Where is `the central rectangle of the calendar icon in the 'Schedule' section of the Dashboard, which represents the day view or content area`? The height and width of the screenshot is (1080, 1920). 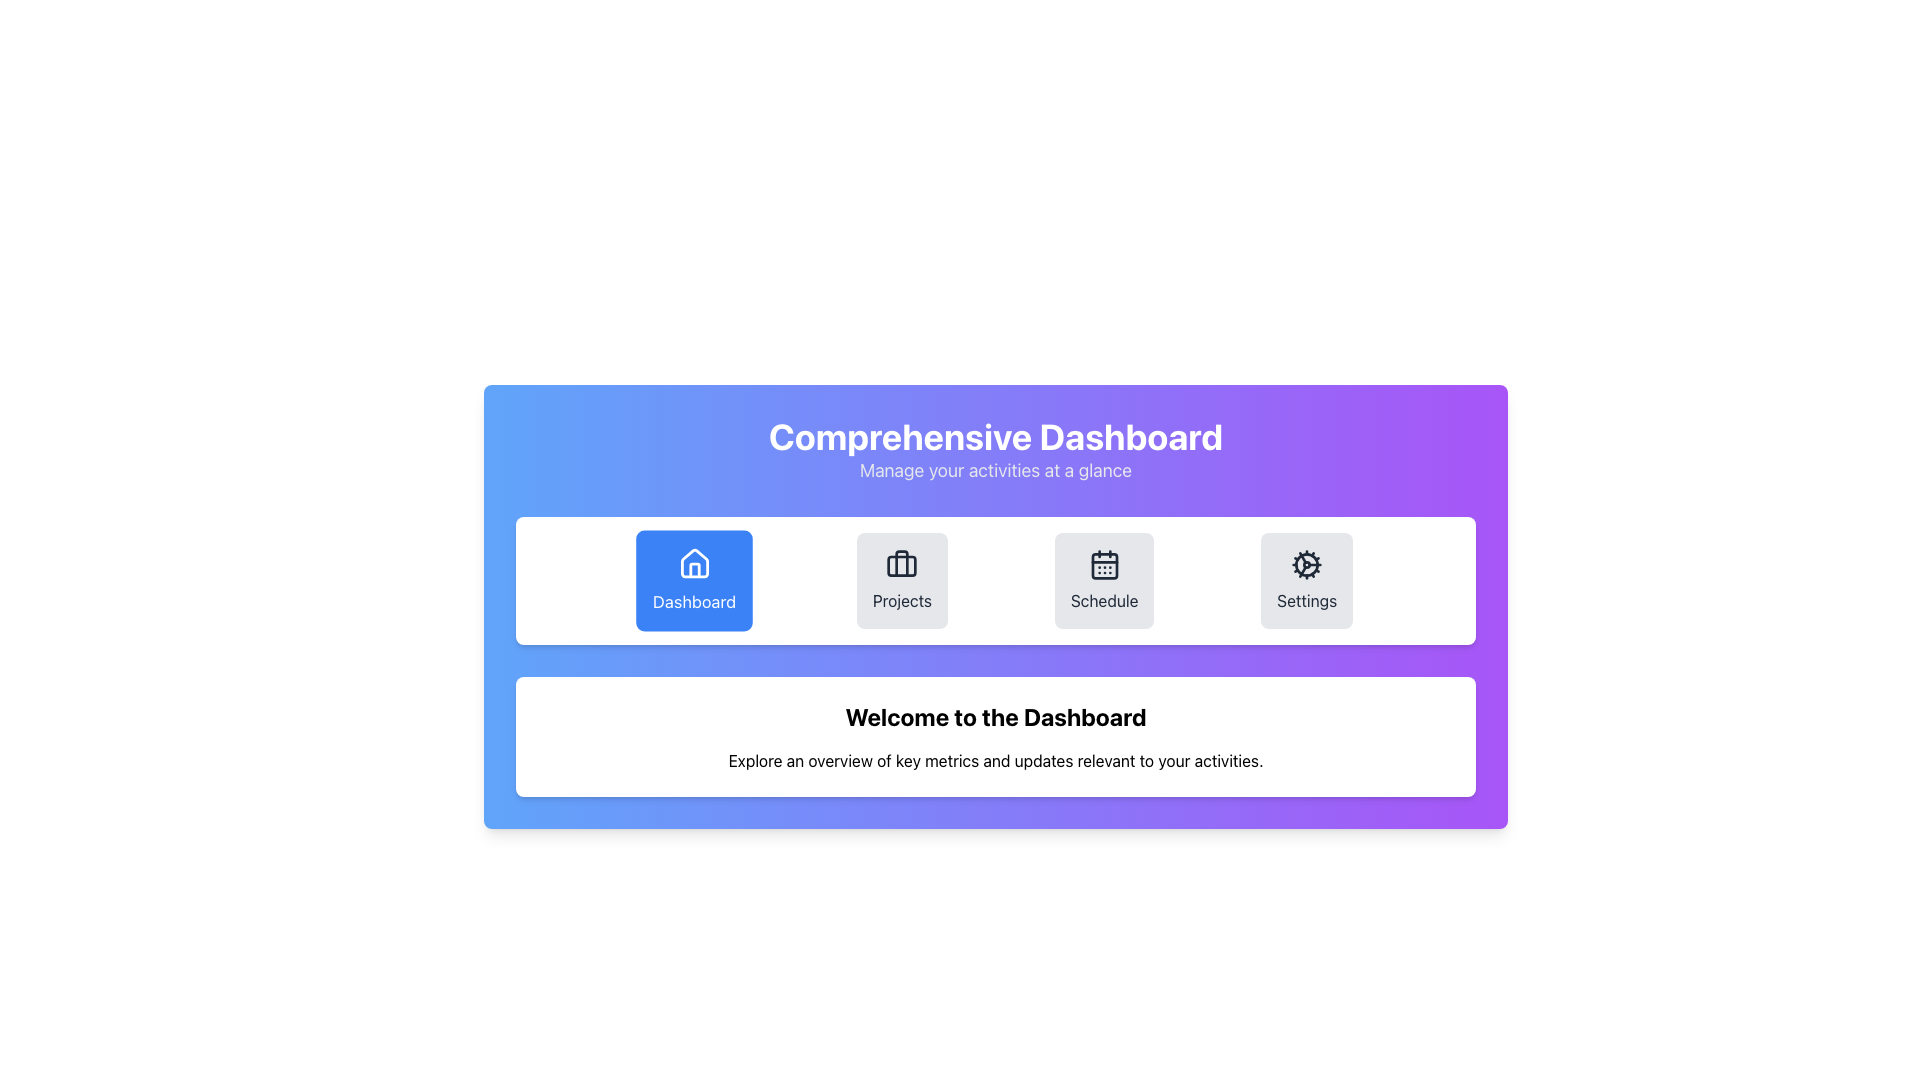 the central rectangle of the calendar icon in the 'Schedule' section of the Dashboard, which represents the day view or content area is located at coordinates (1103, 566).